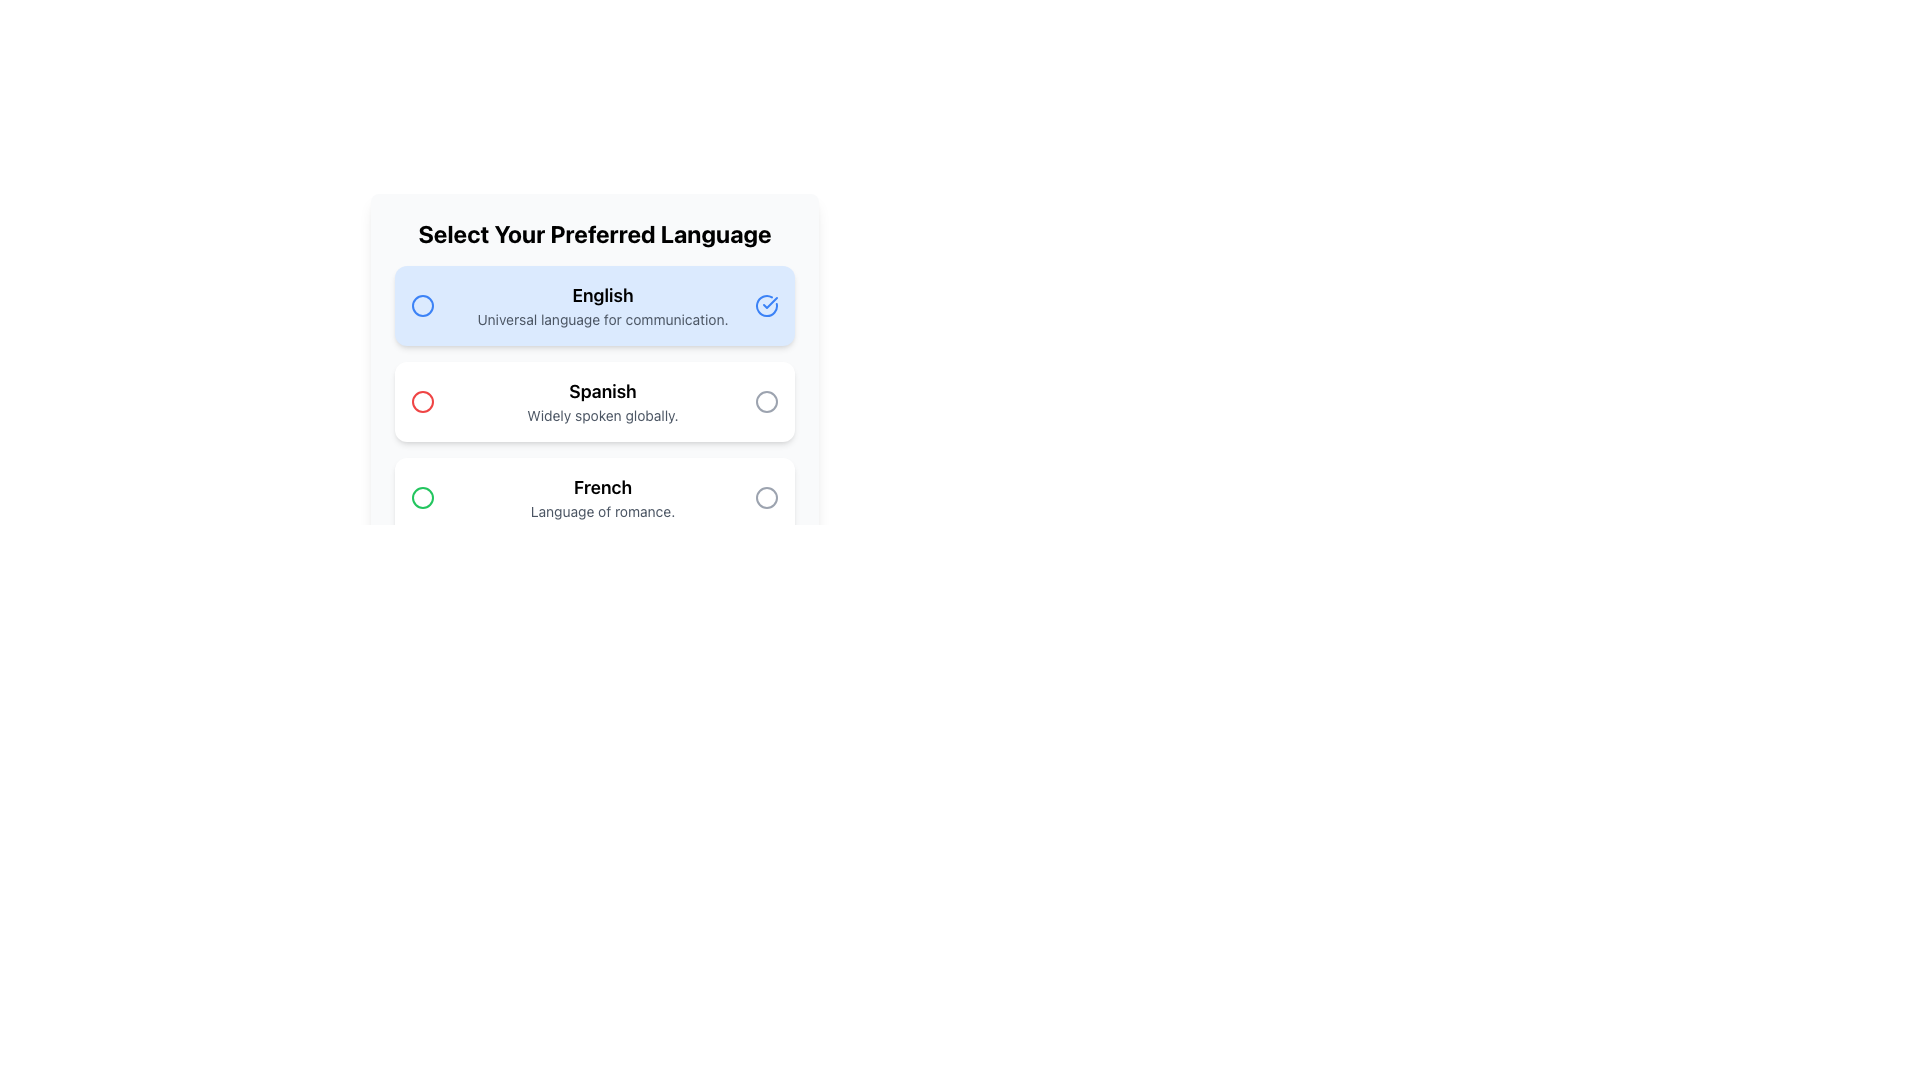 The width and height of the screenshot is (1920, 1080). What do you see at coordinates (594, 401) in the screenshot?
I see `the 'Spanish' radio button in the language preference selector by tapping on it` at bounding box center [594, 401].